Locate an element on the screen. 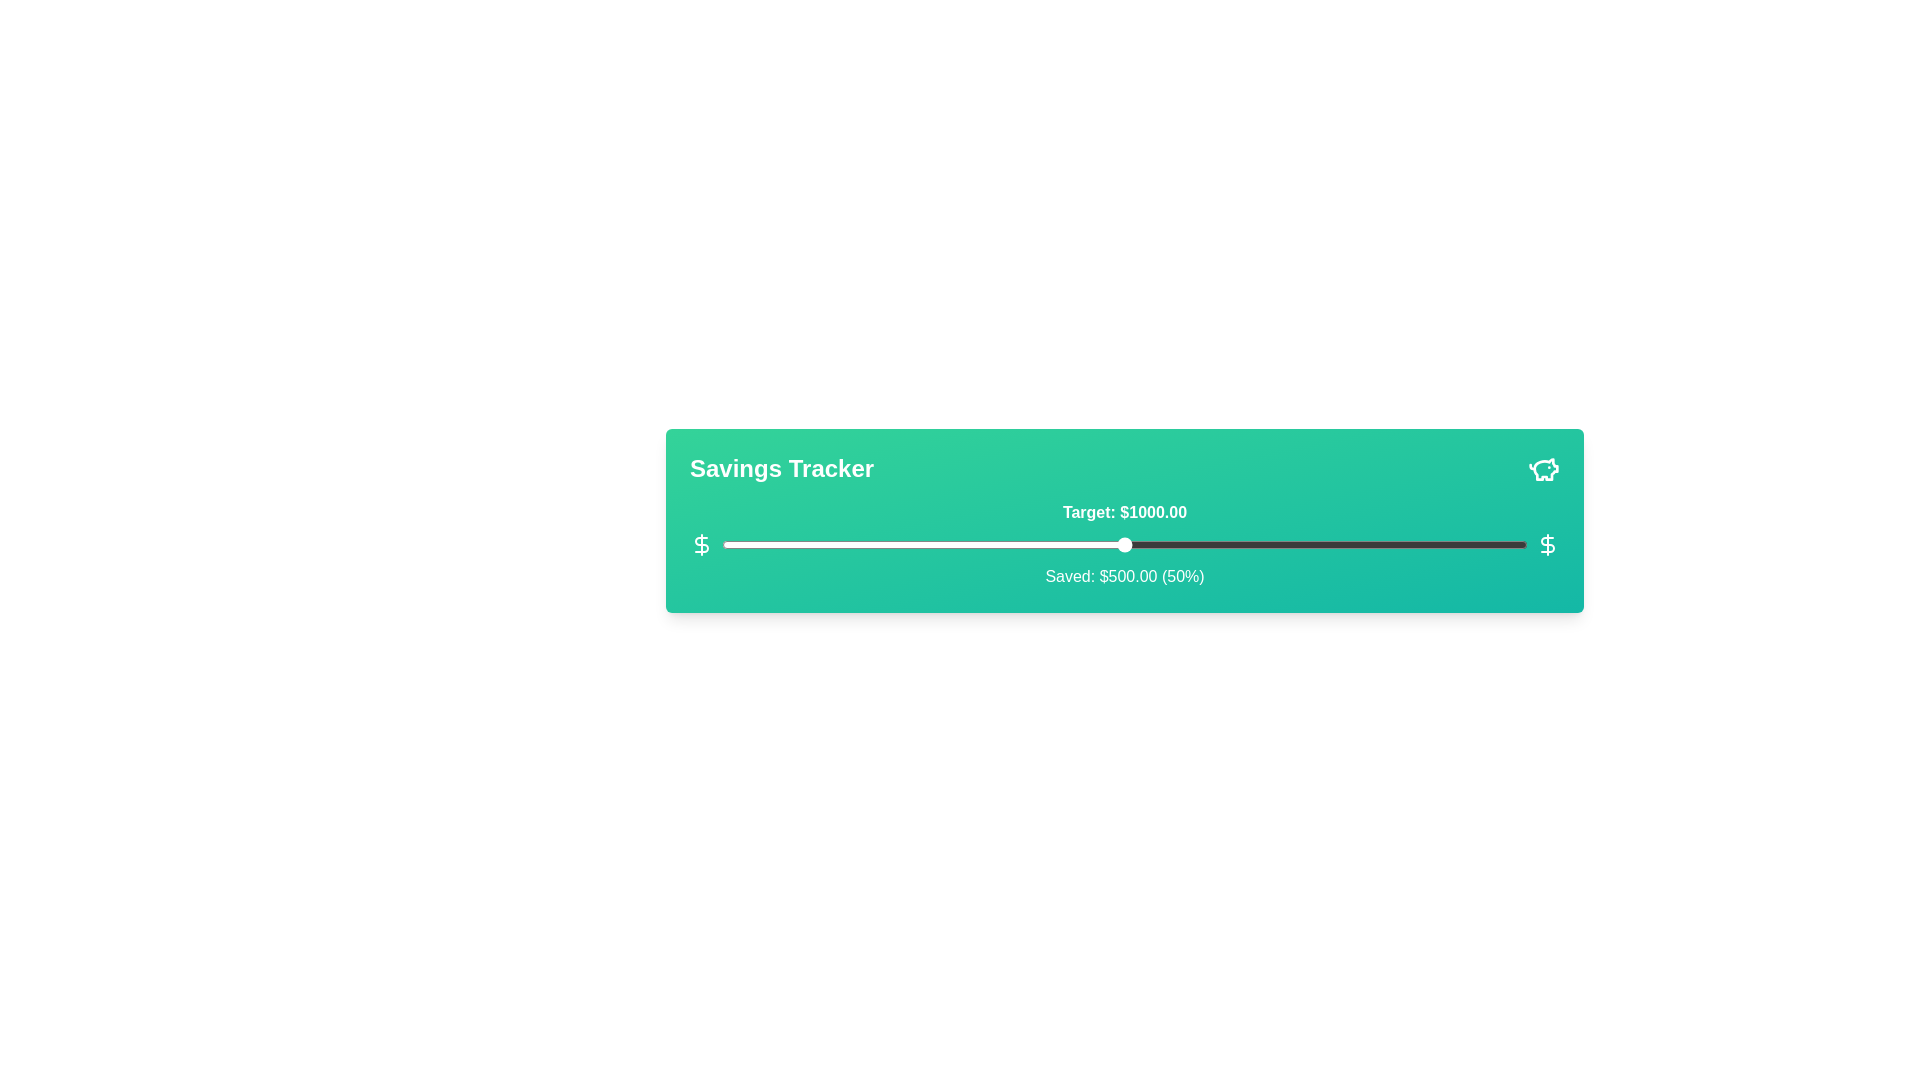 This screenshot has width=1920, height=1080. the savings tracker is located at coordinates (1197, 544).